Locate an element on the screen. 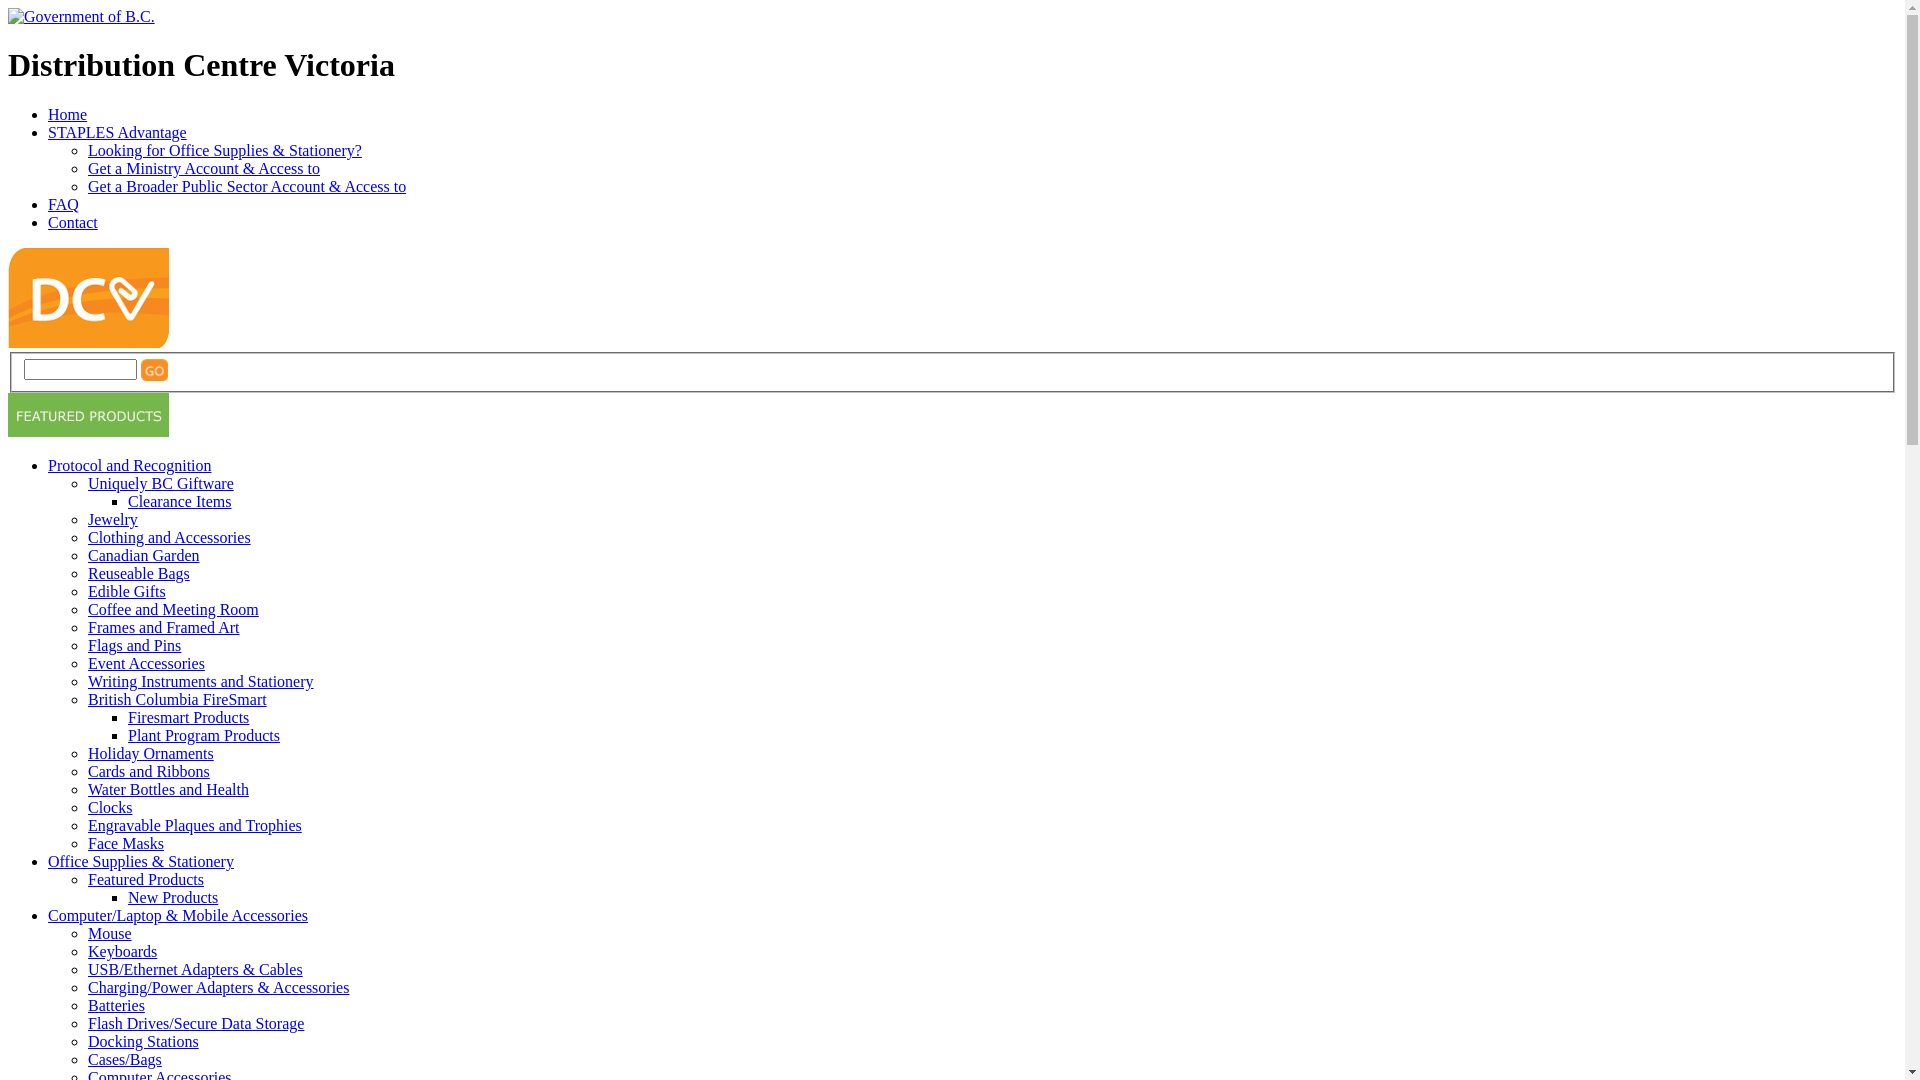 This screenshot has width=1920, height=1080. 'DCV Home' is located at coordinates (8, 341).